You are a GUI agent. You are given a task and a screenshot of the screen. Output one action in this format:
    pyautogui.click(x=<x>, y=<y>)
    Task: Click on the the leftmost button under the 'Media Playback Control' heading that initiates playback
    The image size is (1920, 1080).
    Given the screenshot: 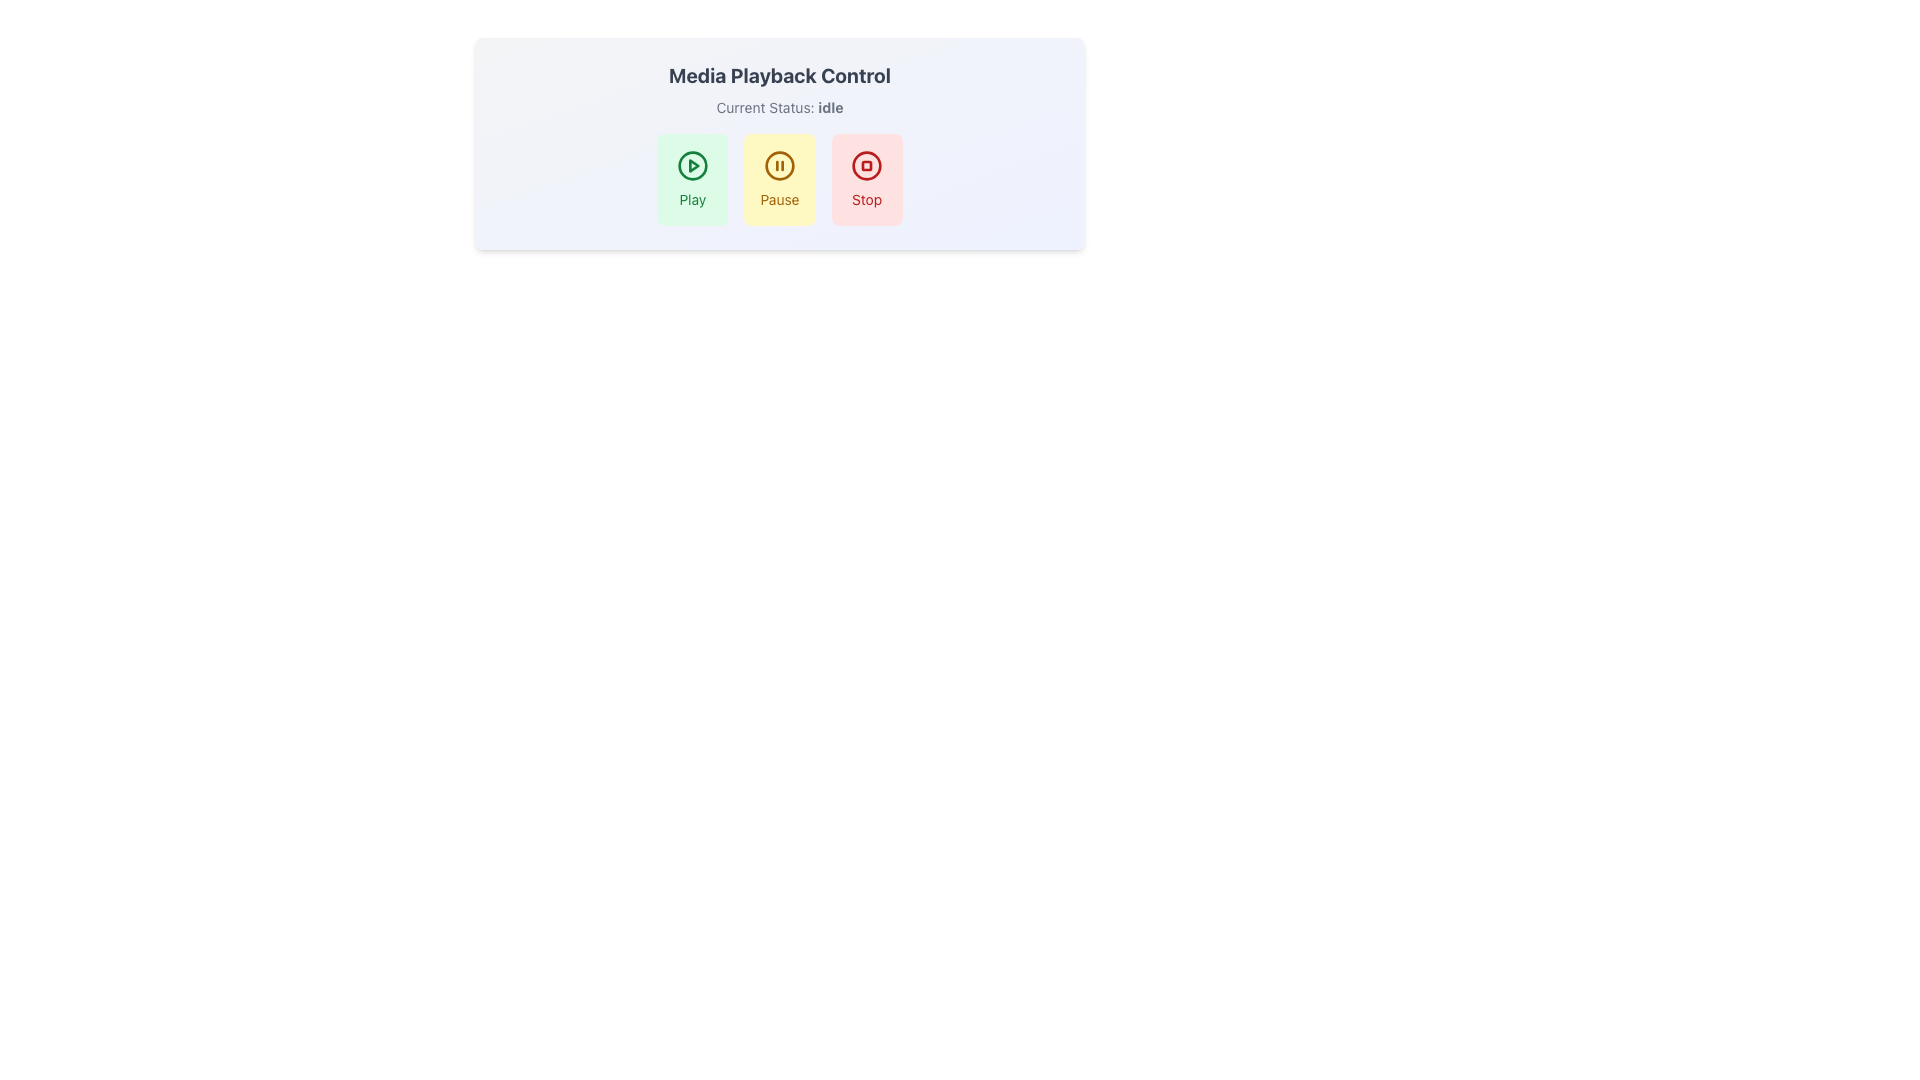 What is the action you would take?
    pyautogui.click(x=692, y=164)
    